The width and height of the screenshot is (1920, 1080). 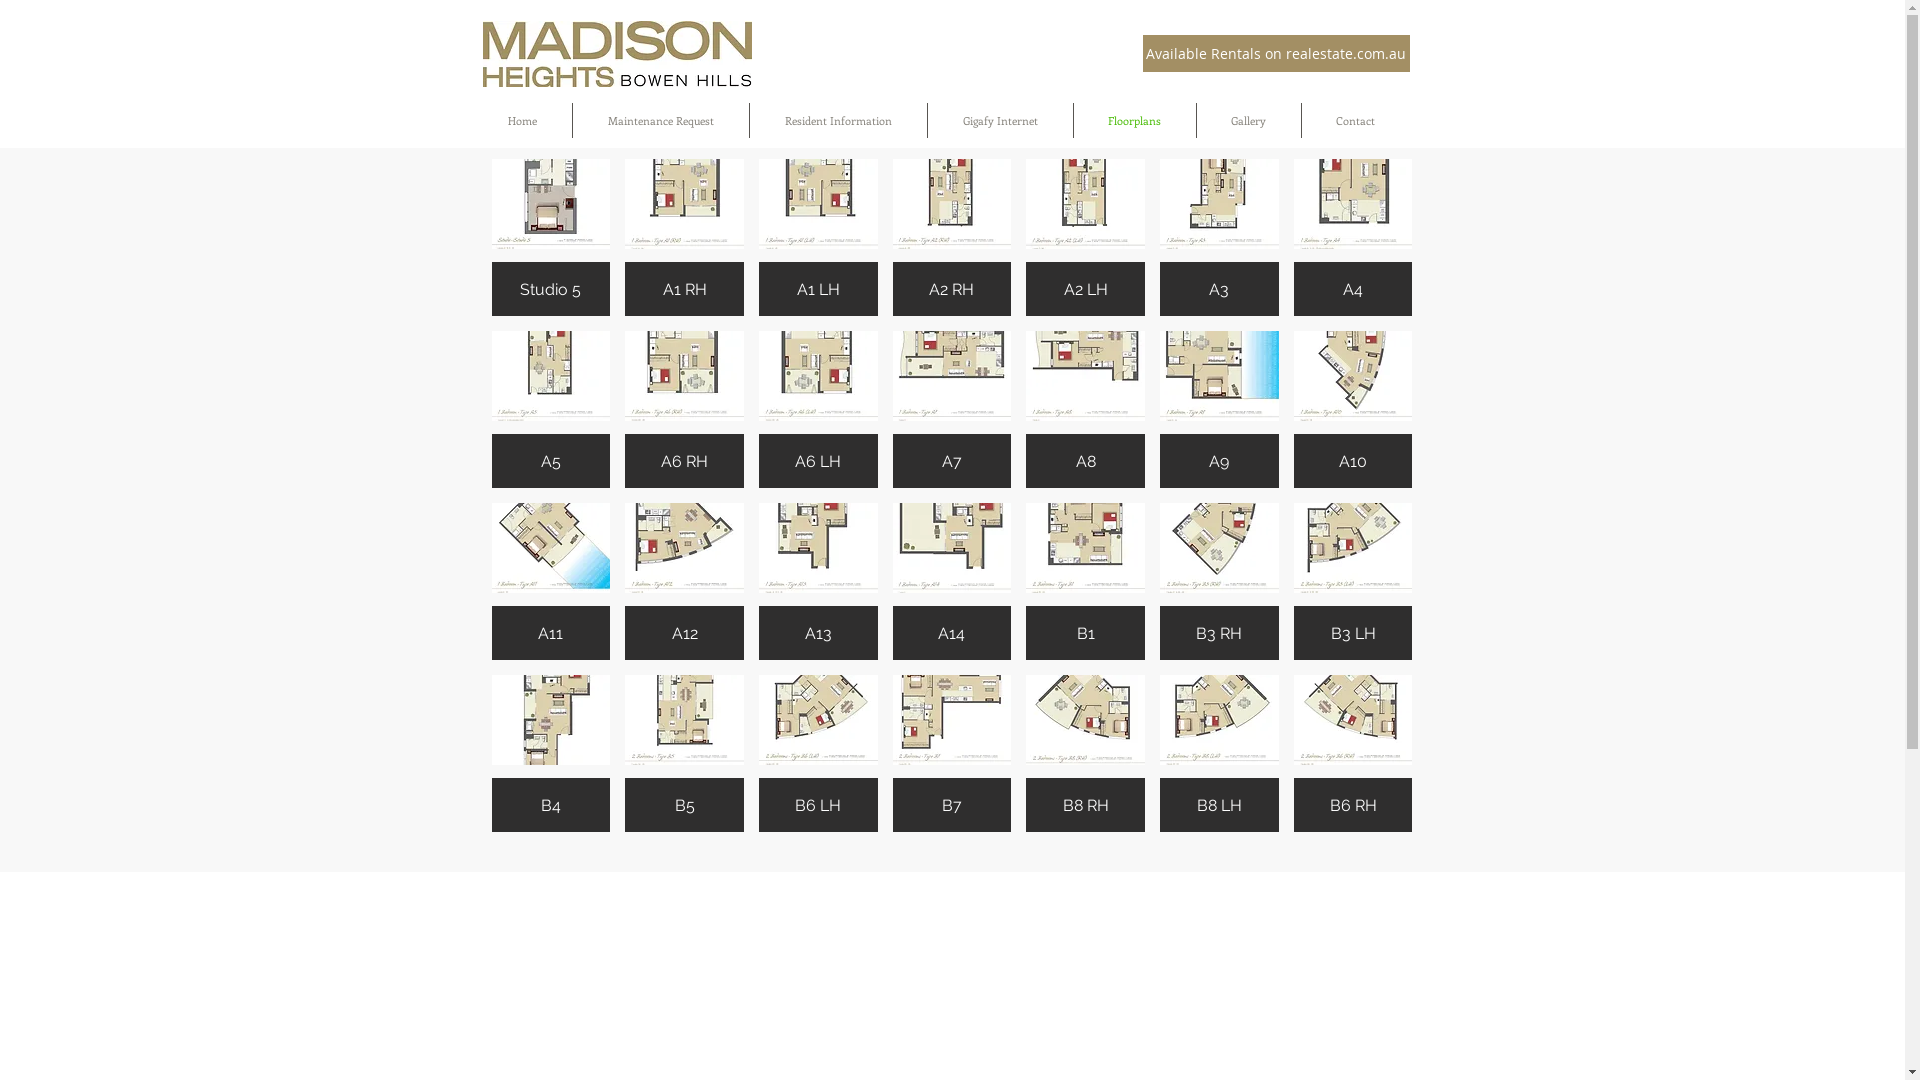 I want to click on 'Available Rentals on realestate.com.au', so click(x=1274, y=52).